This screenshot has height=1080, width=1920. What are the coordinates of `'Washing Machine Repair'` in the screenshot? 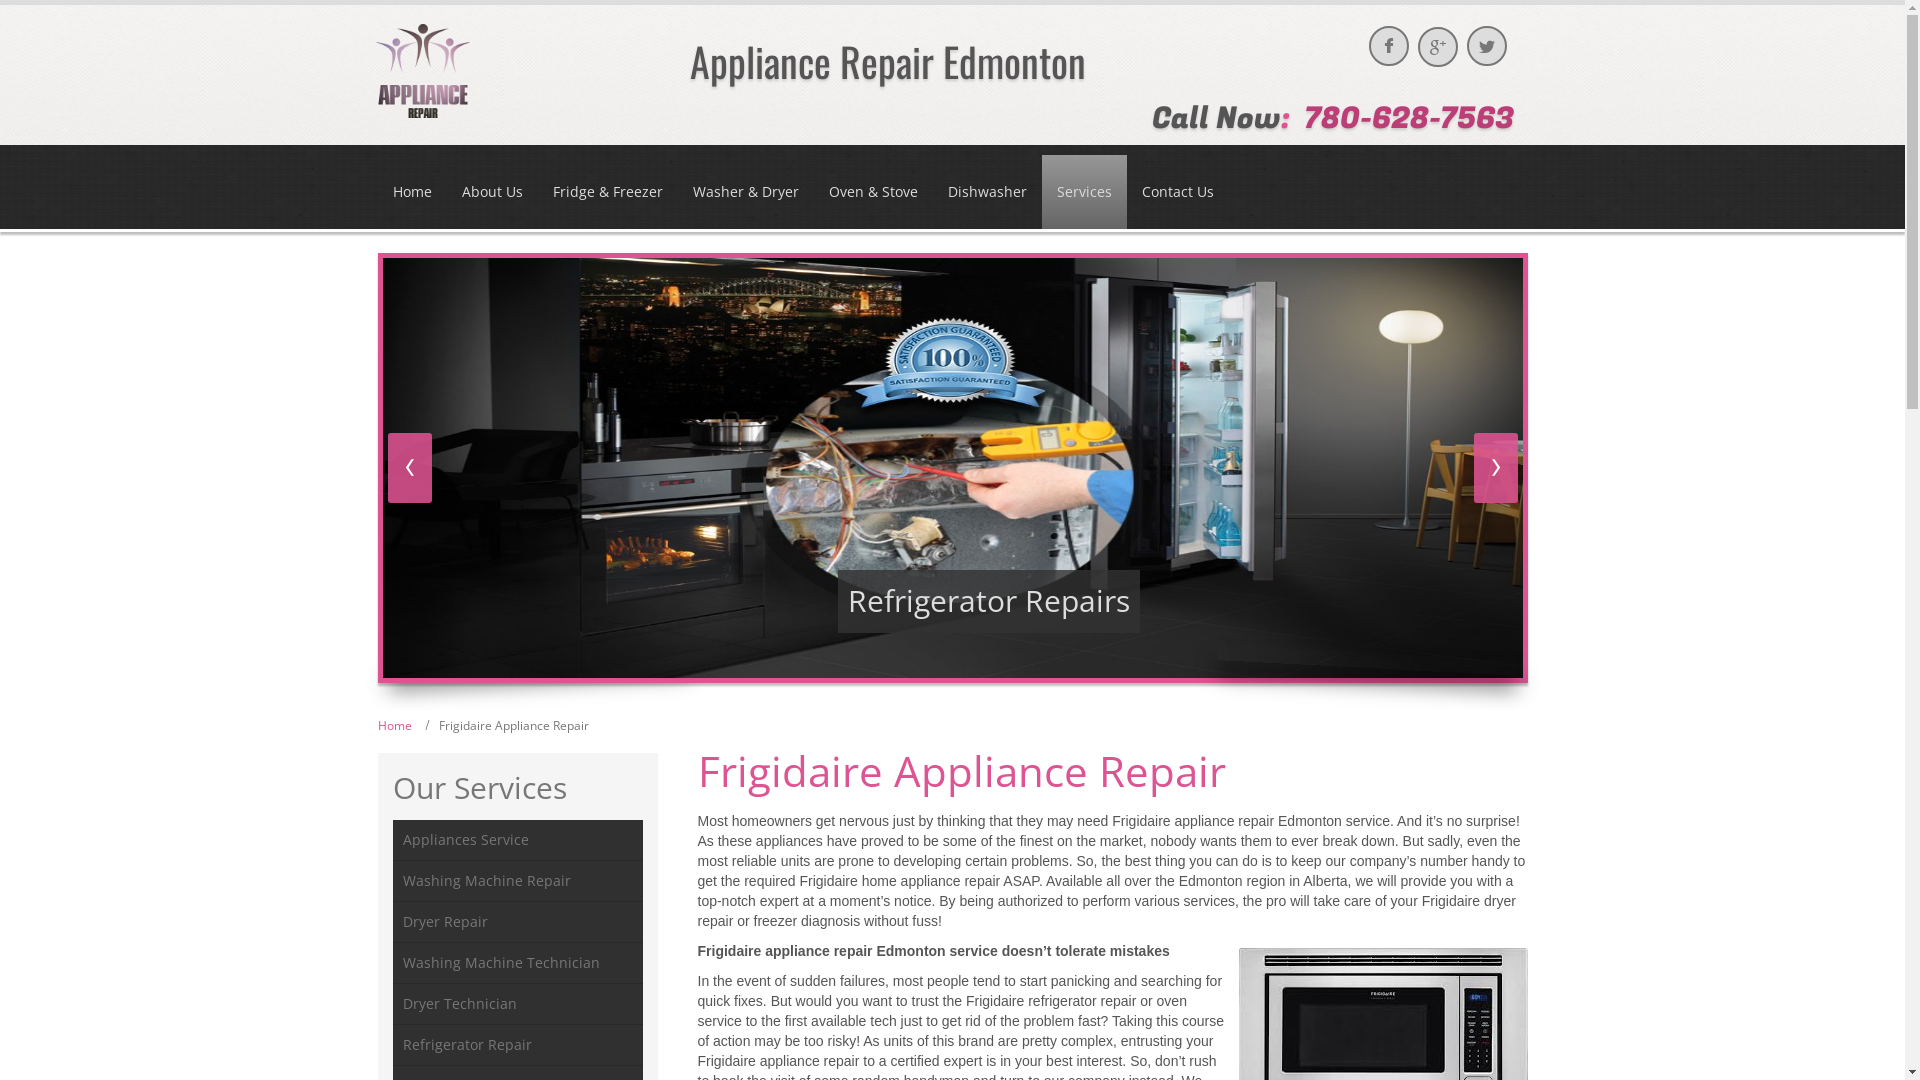 It's located at (517, 880).